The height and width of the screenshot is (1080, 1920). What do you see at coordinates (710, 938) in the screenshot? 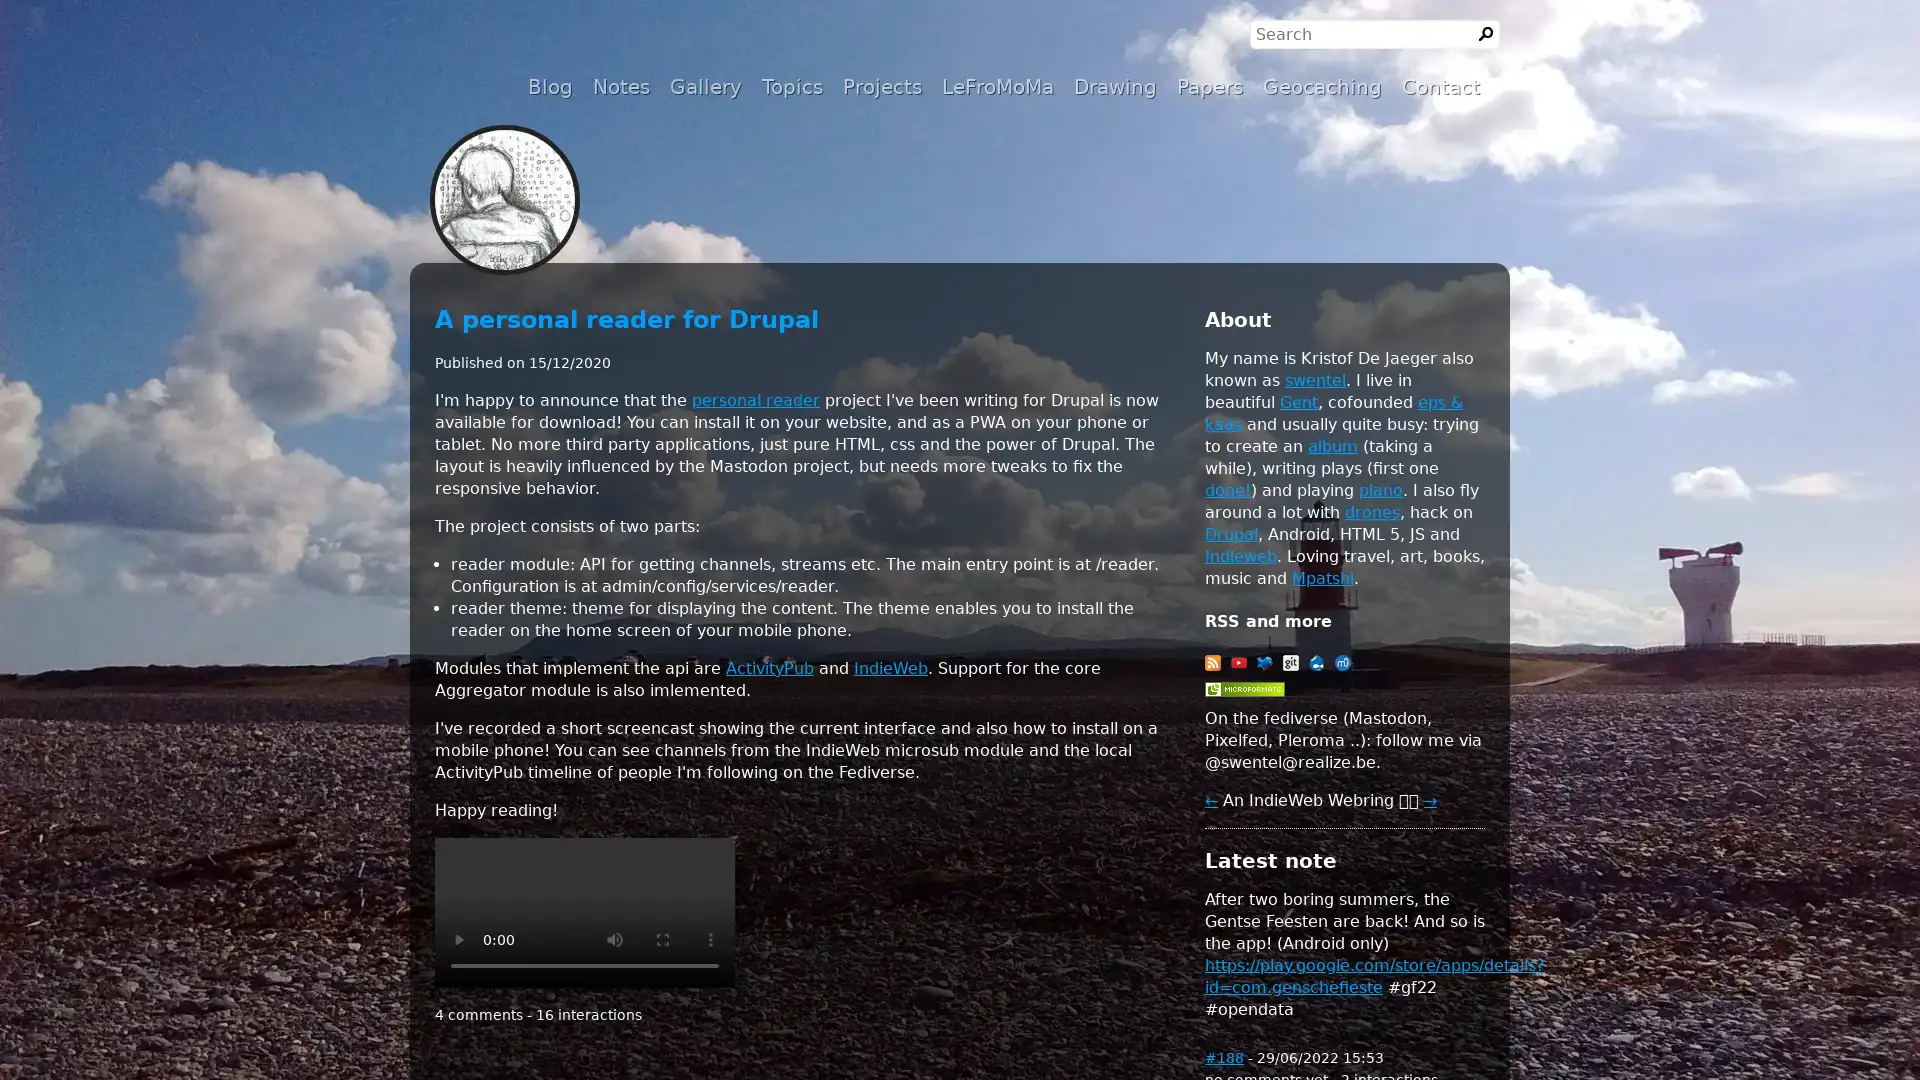
I see `show more media controls` at bounding box center [710, 938].